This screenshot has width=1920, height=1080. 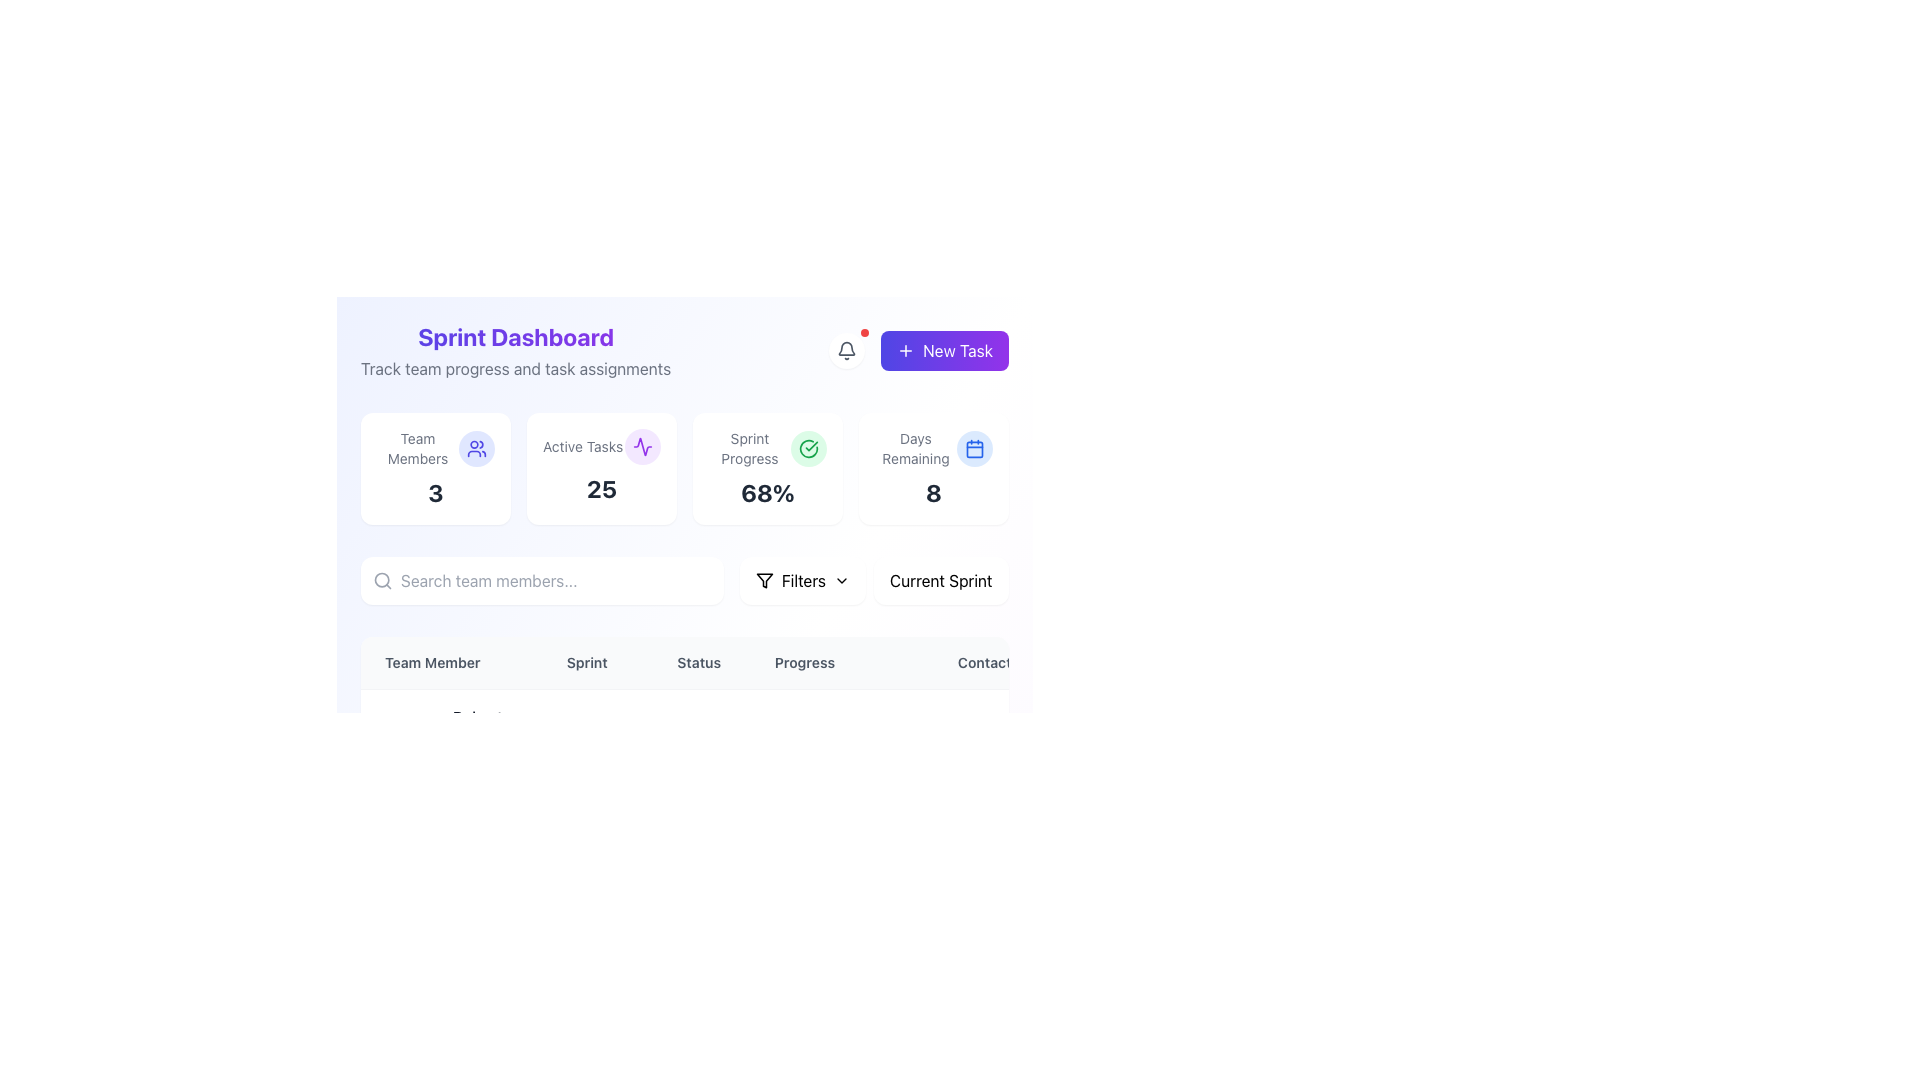 I want to click on the 'Filters' button, which has a white background, rounded corners, and features a funnel icon with a downward chevron, located above the table listing and preceding the 'Current Sprint' dropdown, so click(x=802, y=581).